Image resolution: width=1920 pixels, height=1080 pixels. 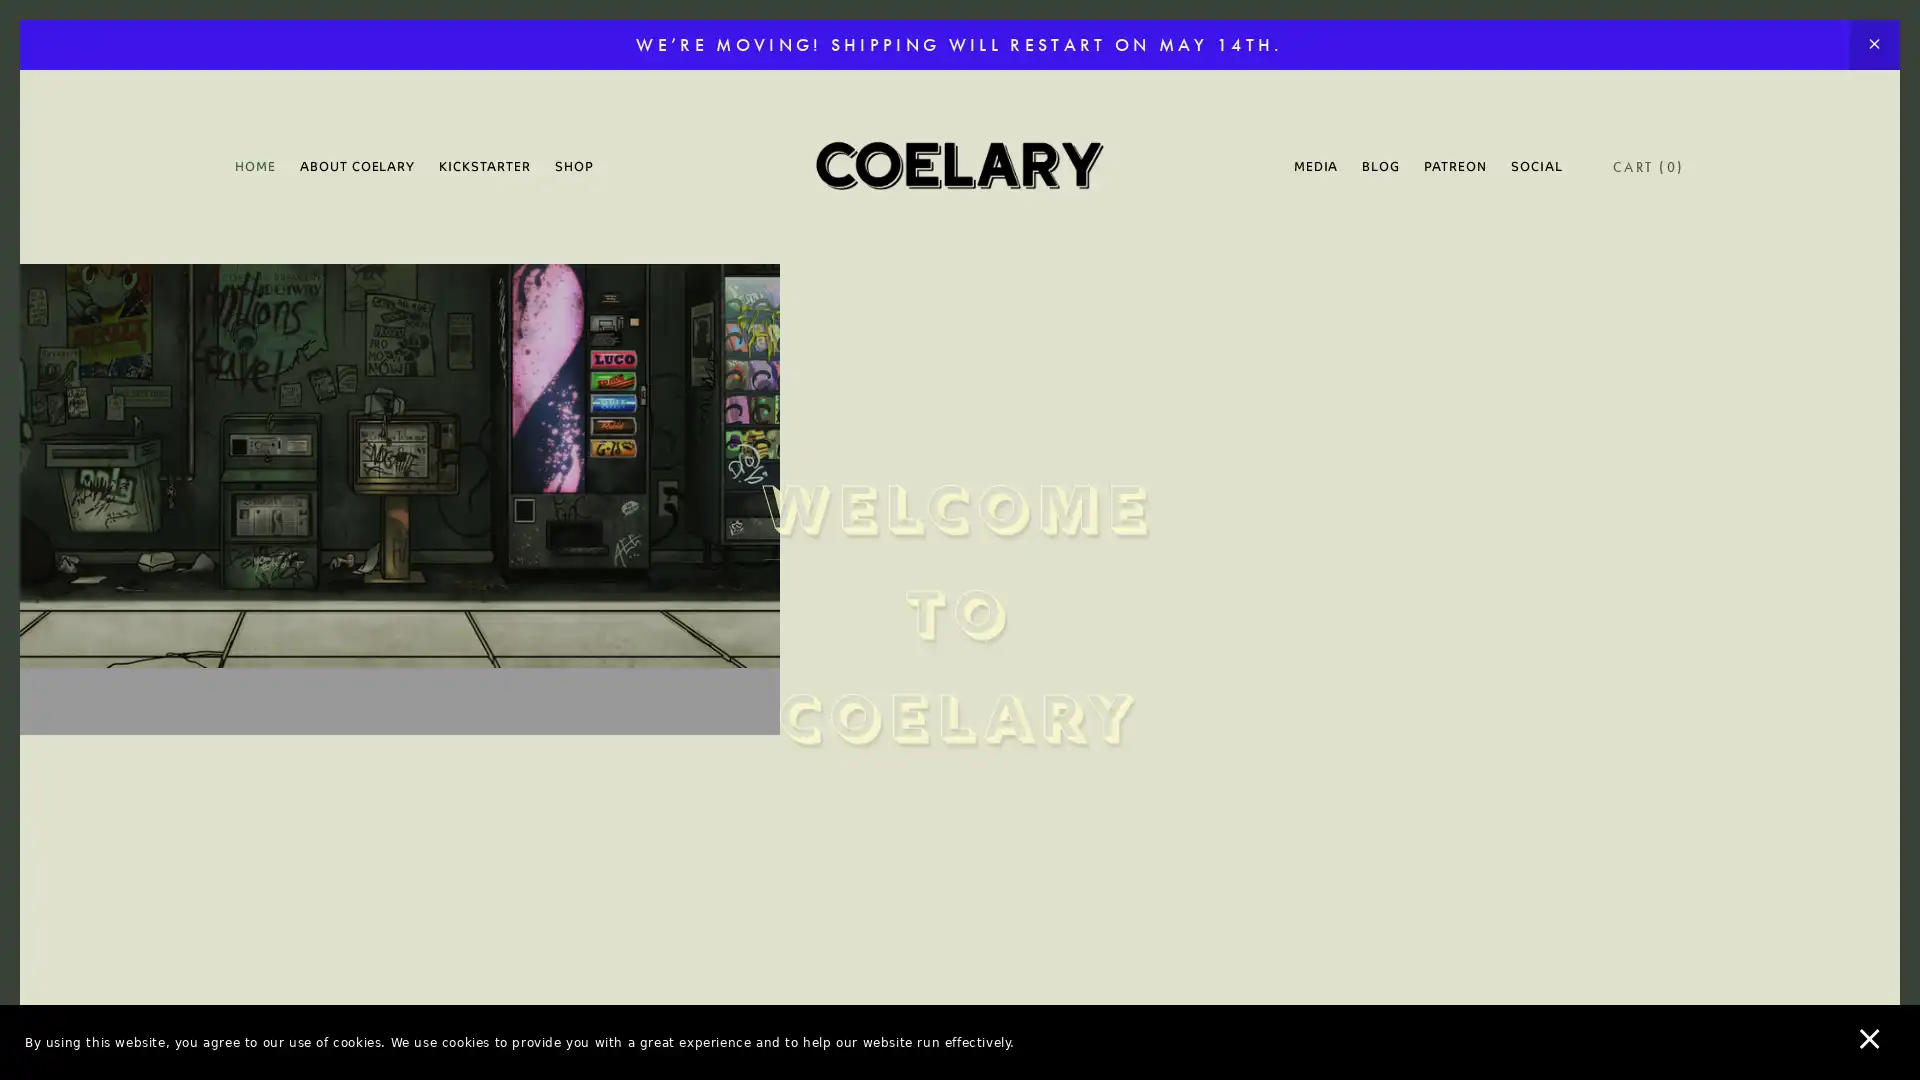 What do you see at coordinates (1147, 694) in the screenshot?
I see `Subscribe` at bounding box center [1147, 694].